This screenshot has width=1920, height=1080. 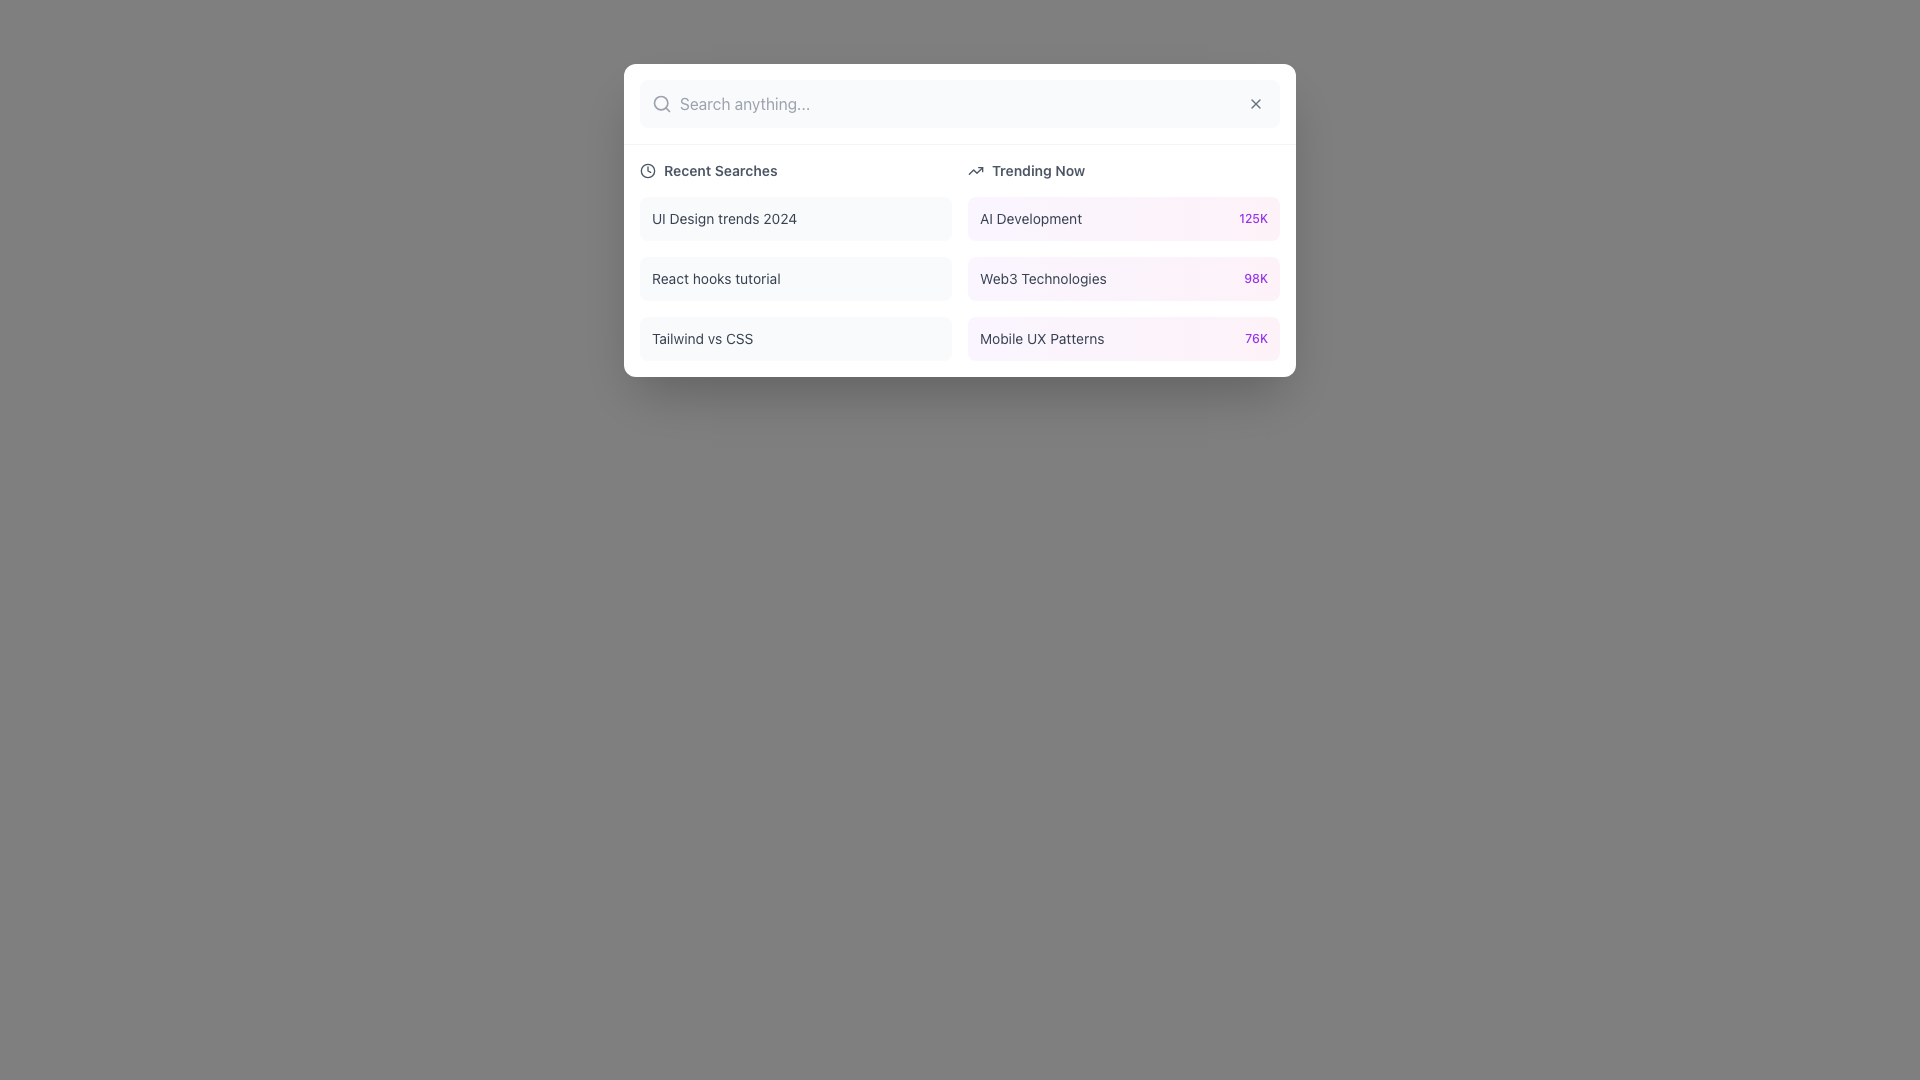 I want to click on the third button in the 'Recent Searches' list, so click(x=795, y=338).